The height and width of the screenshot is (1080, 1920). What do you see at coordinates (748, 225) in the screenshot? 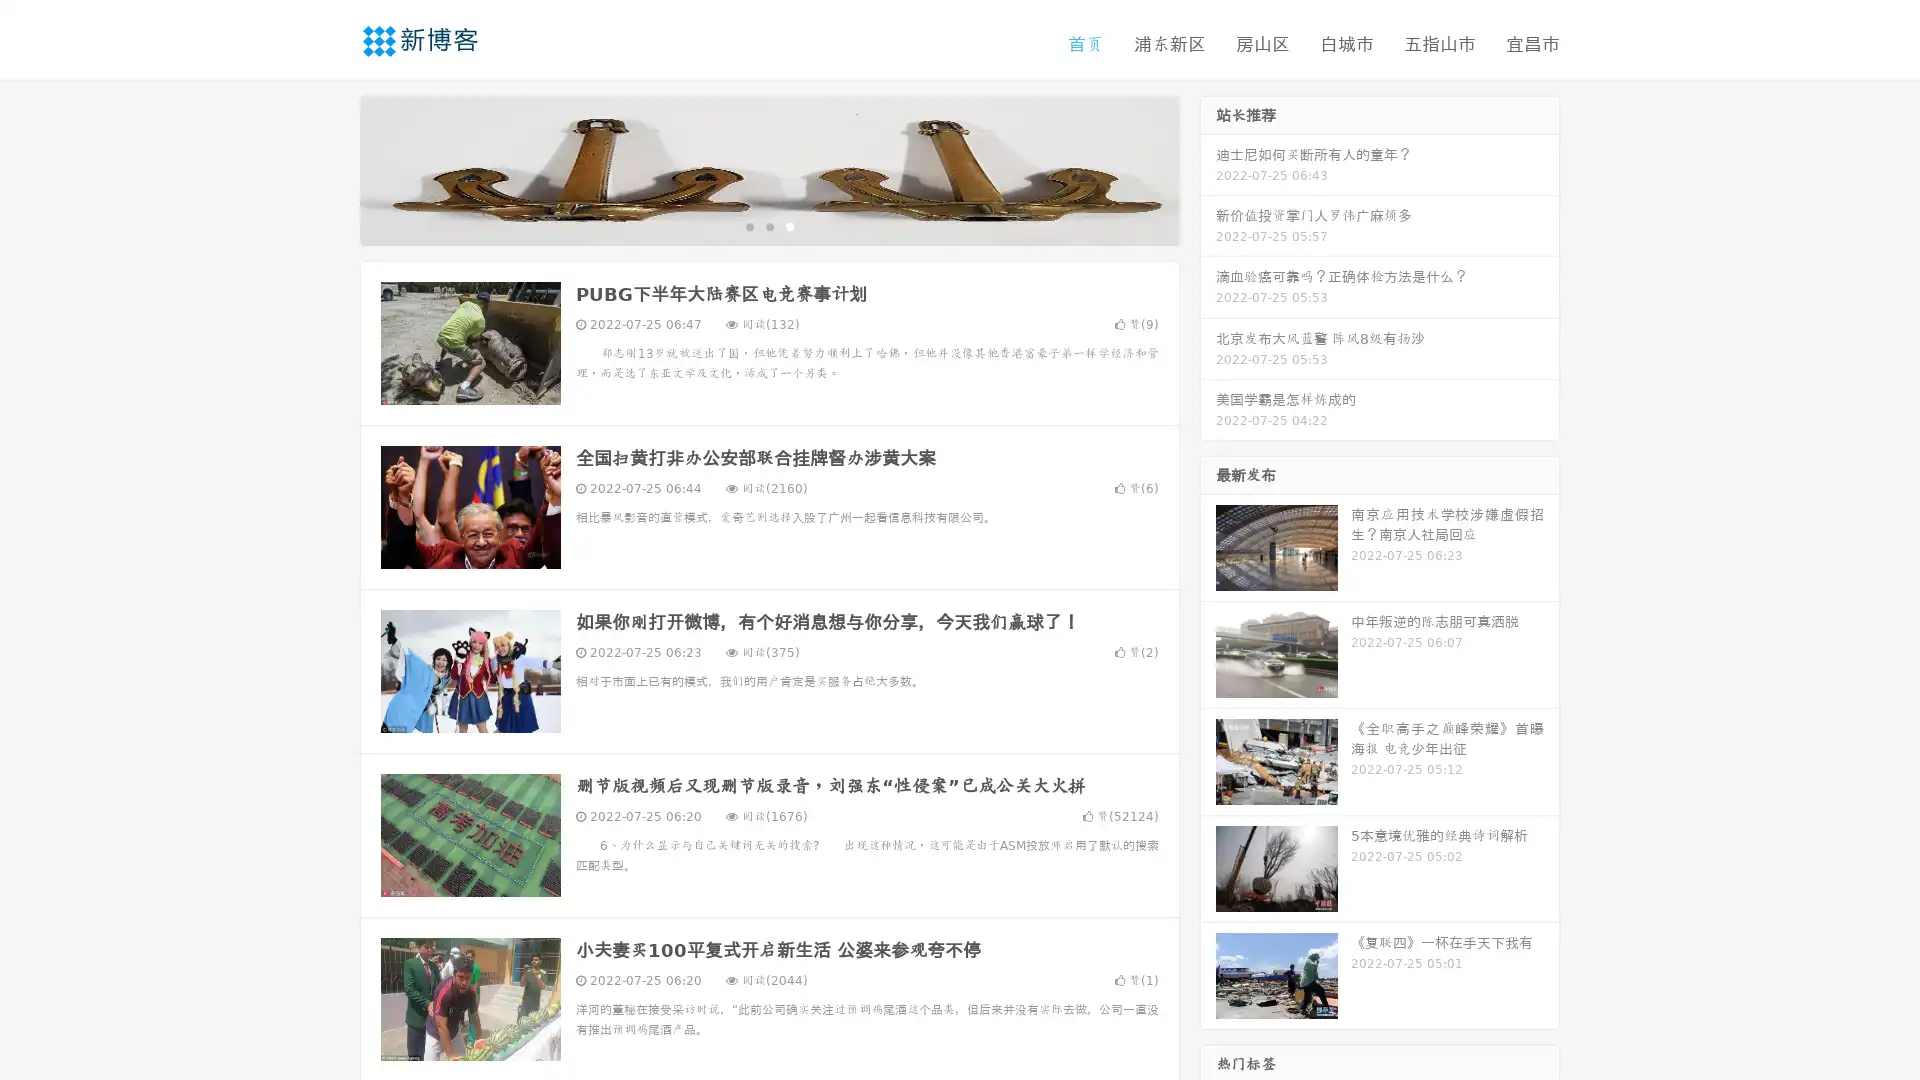
I see `Go to slide 1` at bounding box center [748, 225].